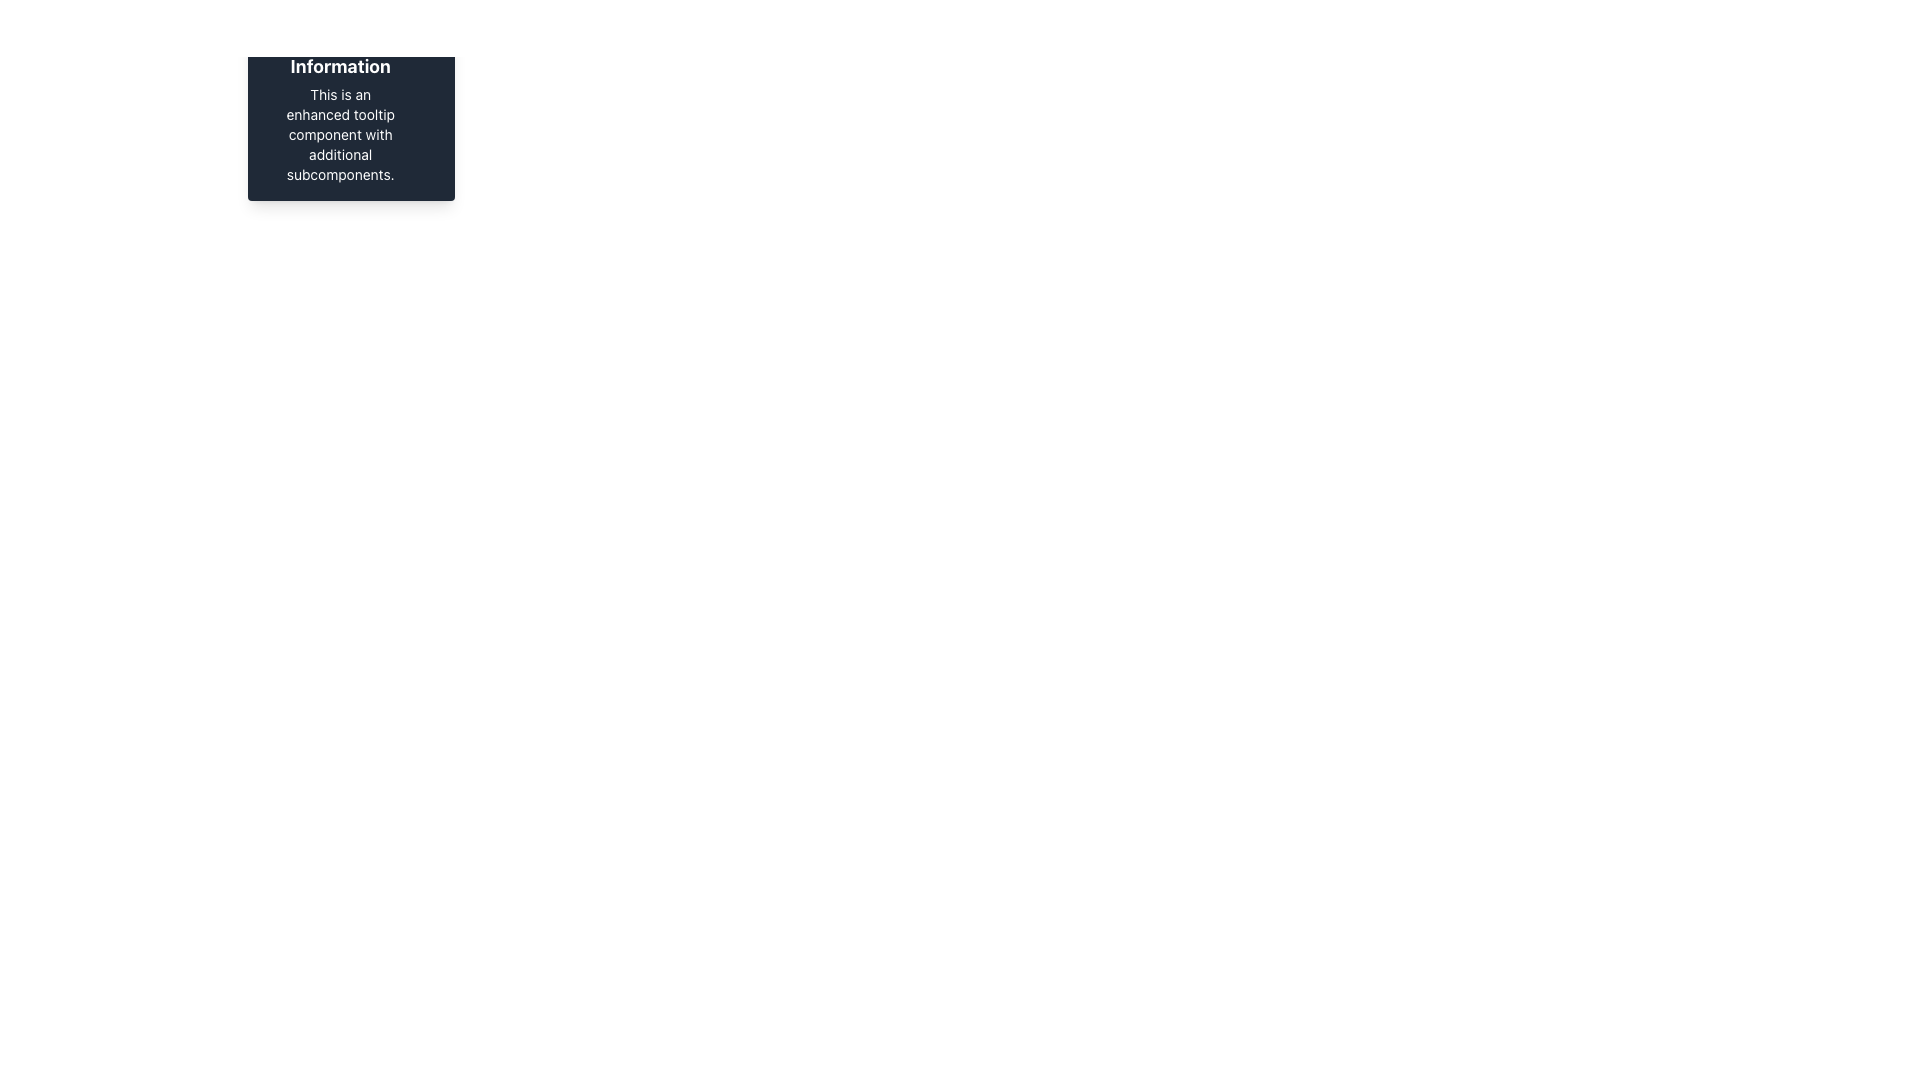  Describe the element at coordinates (340, 135) in the screenshot. I see `text block containing 'This is an enhanced tooltip component with additional subcomponents.' positioned below the 'Tooltip Information' header in the tooltip box` at that location.